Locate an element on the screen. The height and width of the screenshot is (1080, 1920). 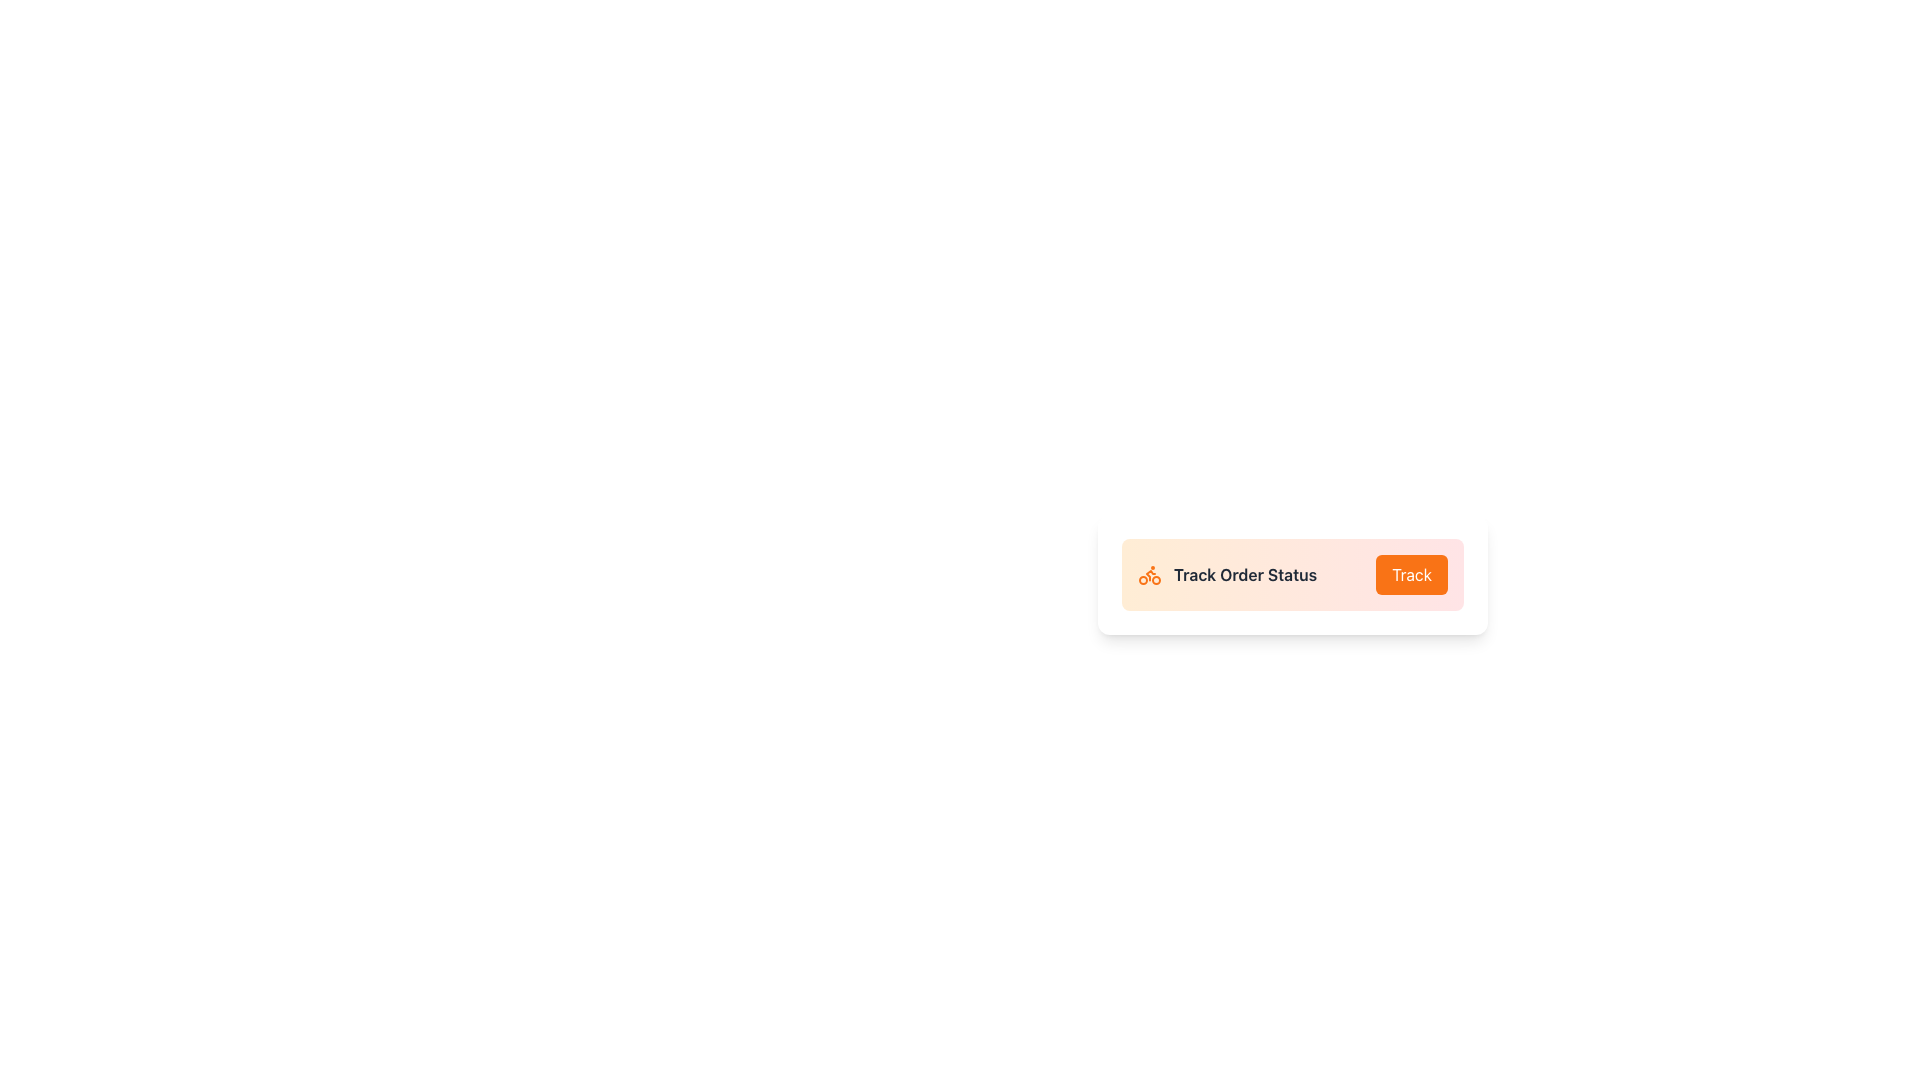
the Text Label that indicates it is related to tracking the order status, located within the panel to the left of the 'Track' button is located at coordinates (1226, 574).